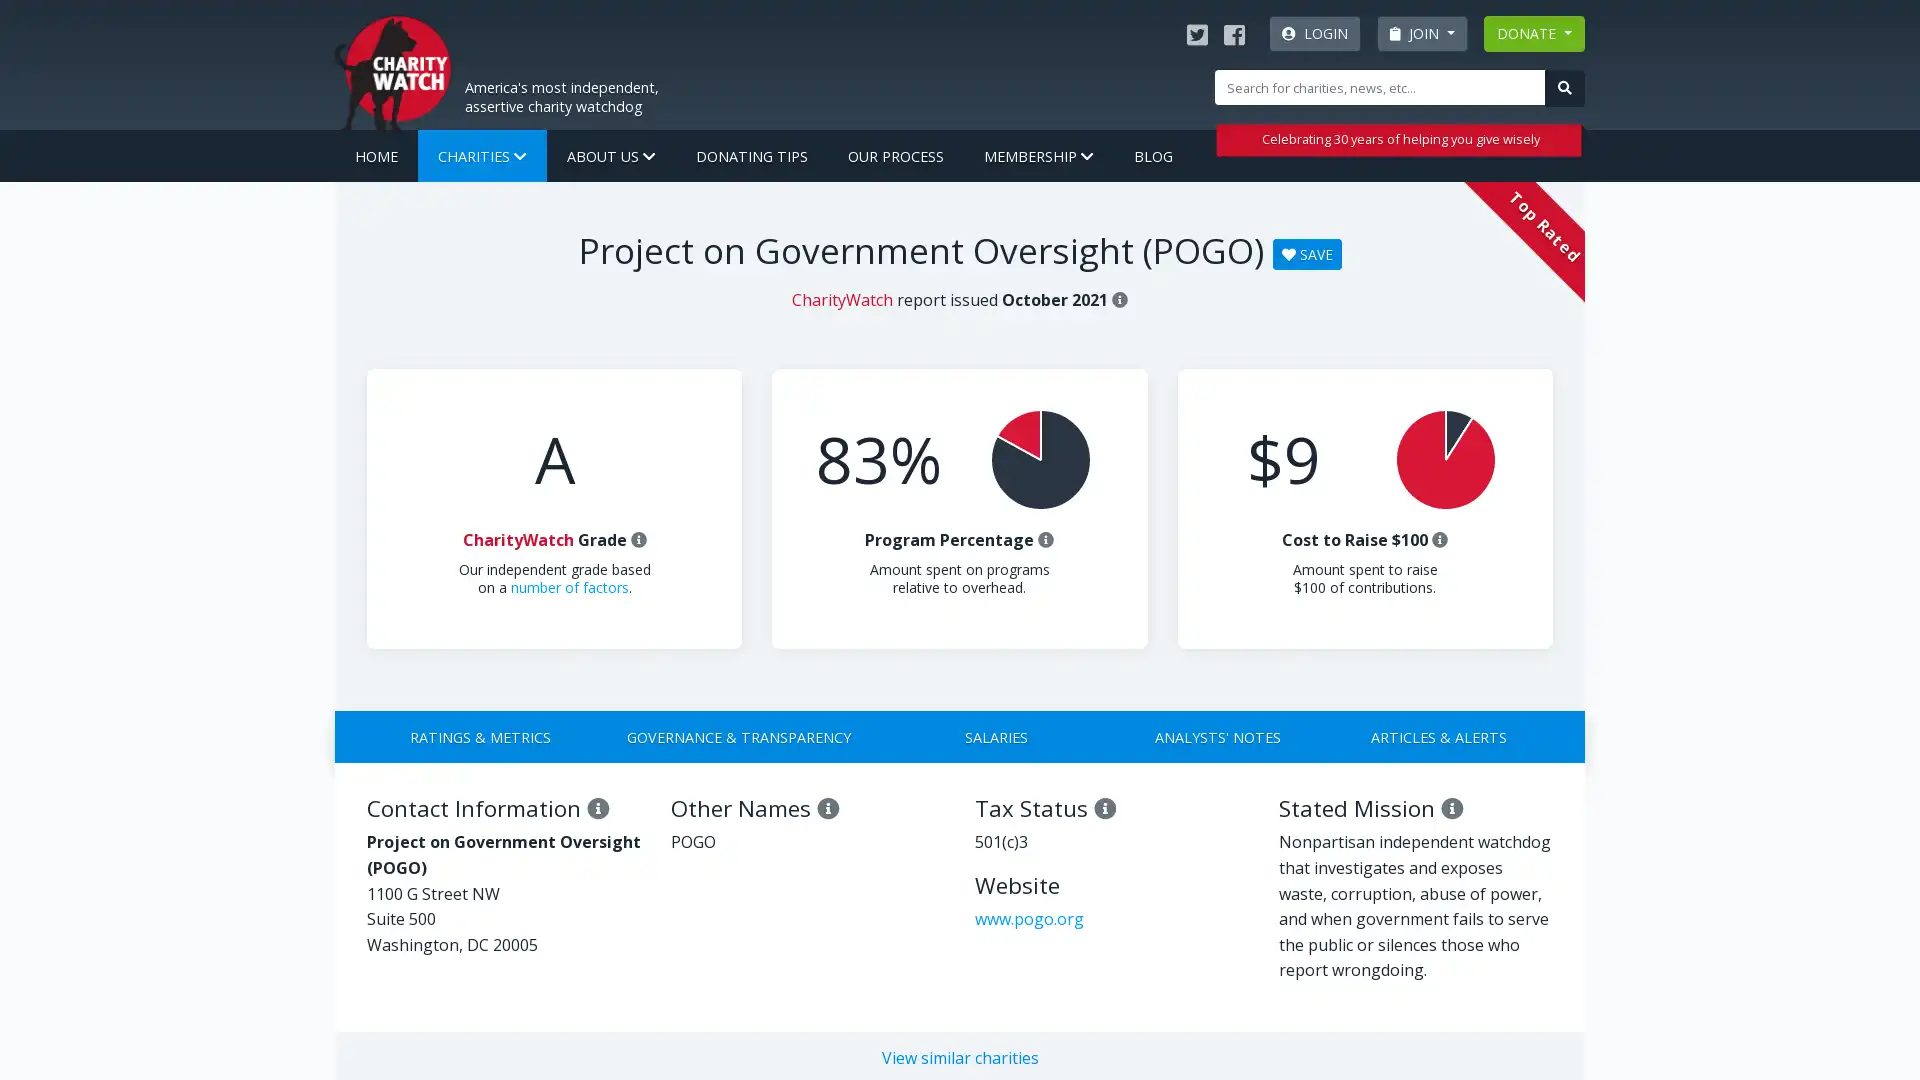 This screenshot has width=1920, height=1080. What do you see at coordinates (1306, 253) in the screenshot?
I see `SAVE` at bounding box center [1306, 253].